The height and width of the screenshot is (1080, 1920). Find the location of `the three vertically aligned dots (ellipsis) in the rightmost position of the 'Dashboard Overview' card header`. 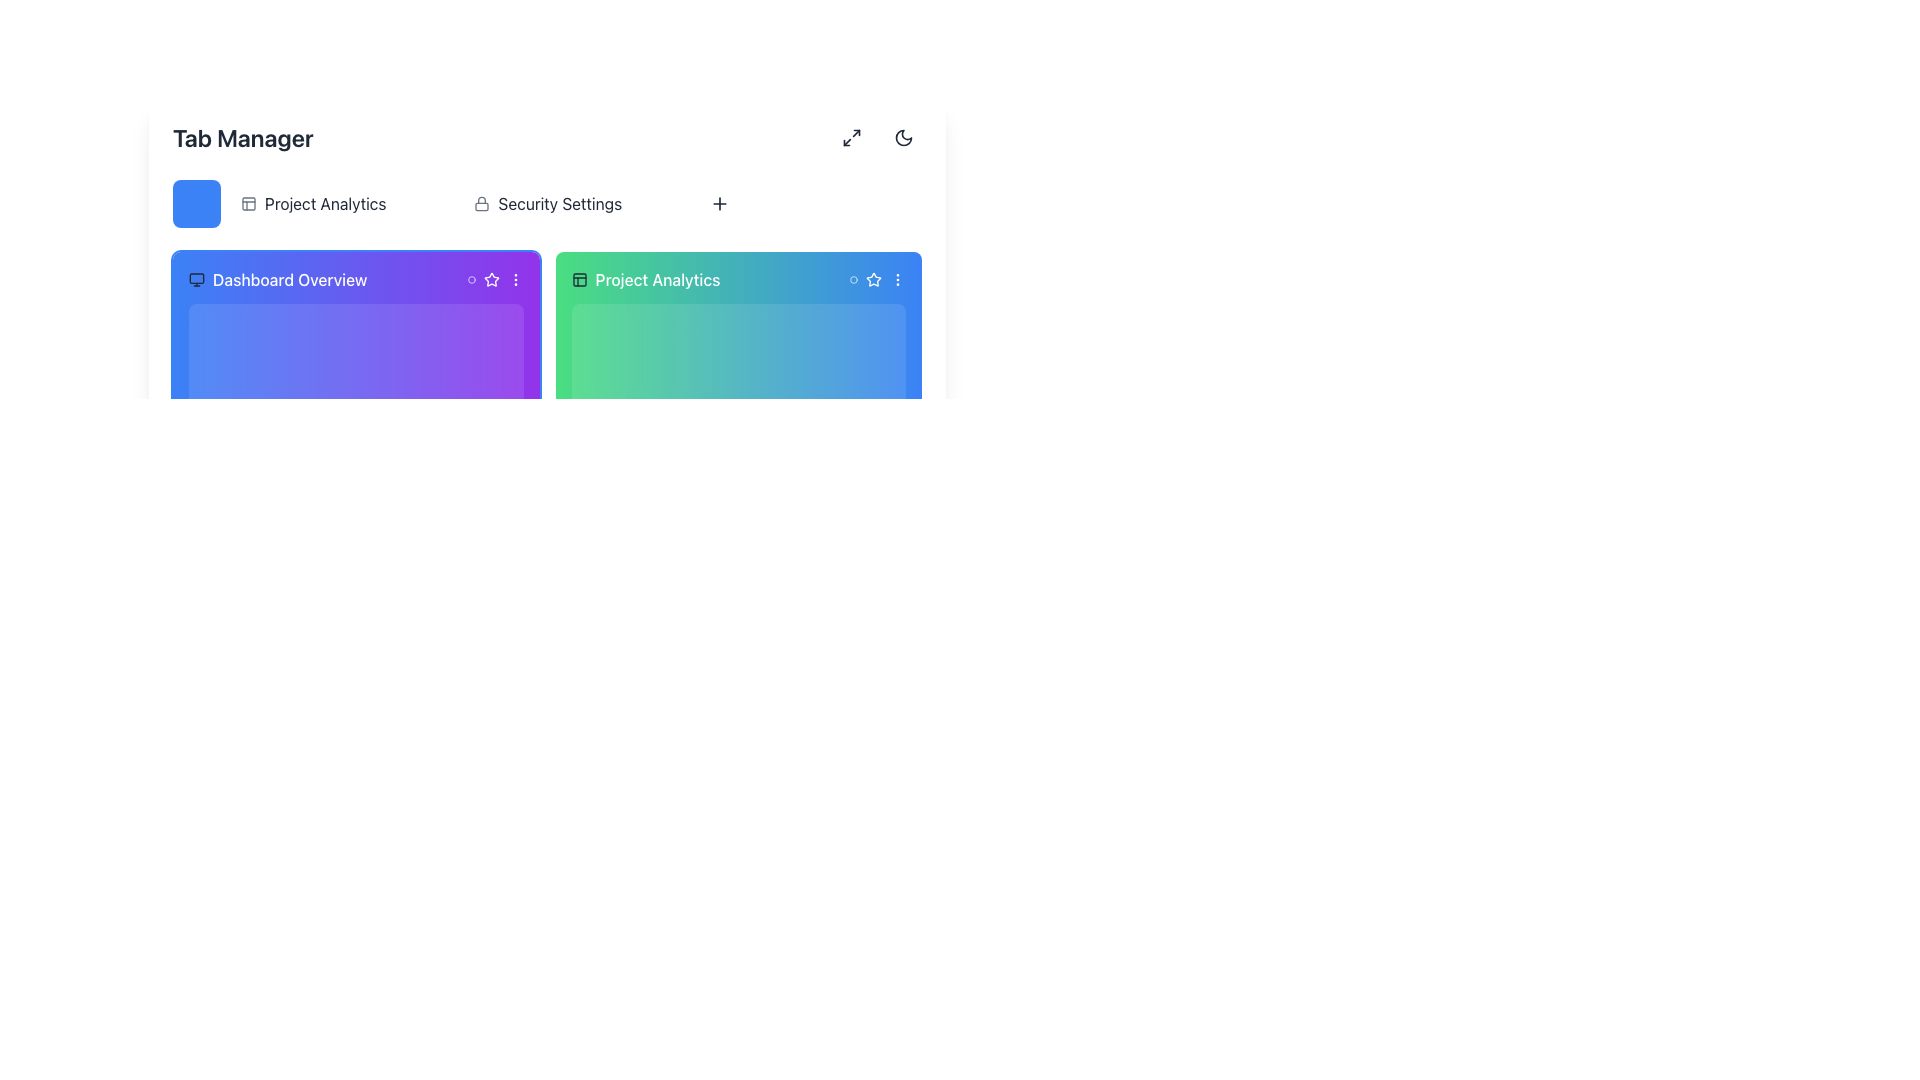

the three vertically aligned dots (ellipsis) in the rightmost position of the 'Dashboard Overview' card header is located at coordinates (515, 280).